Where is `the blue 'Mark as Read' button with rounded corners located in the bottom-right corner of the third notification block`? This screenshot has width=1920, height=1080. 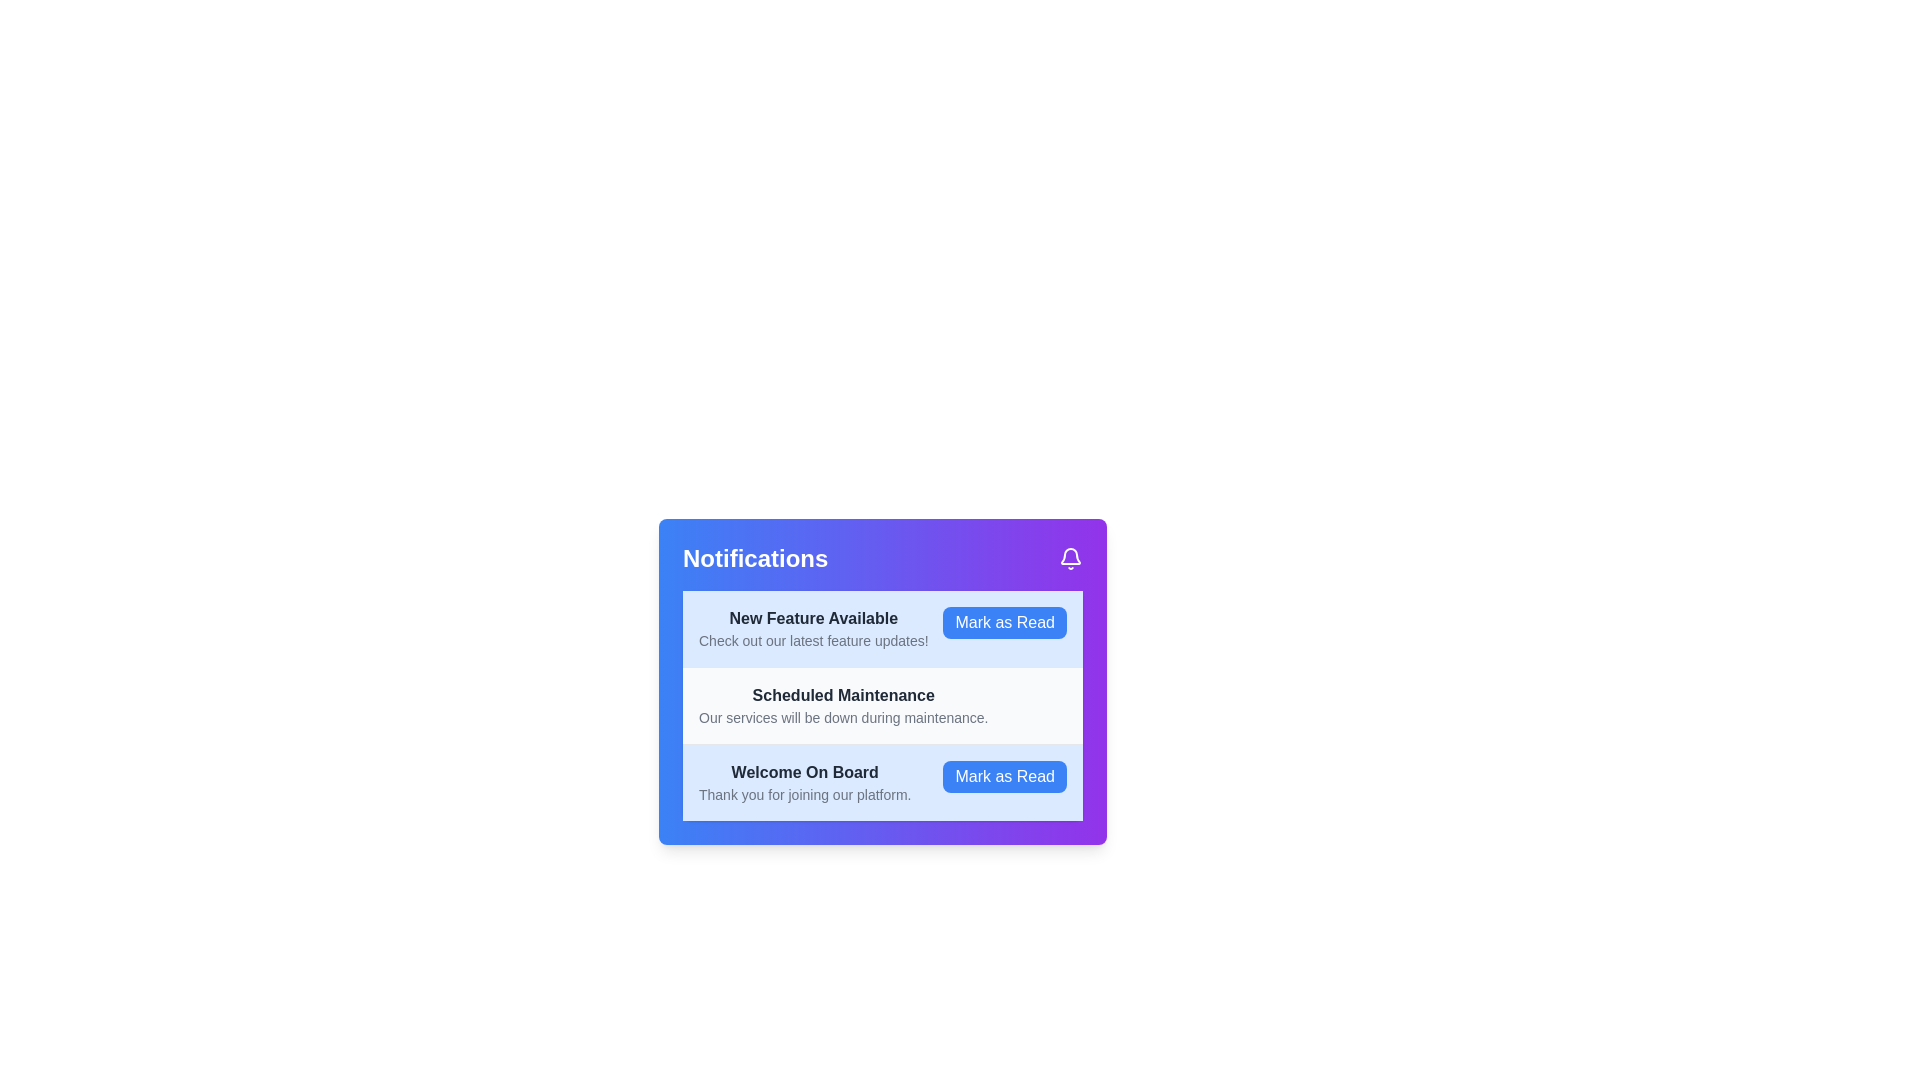 the blue 'Mark as Read' button with rounded corners located in the bottom-right corner of the third notification block is located at coordinates (1005, 775).